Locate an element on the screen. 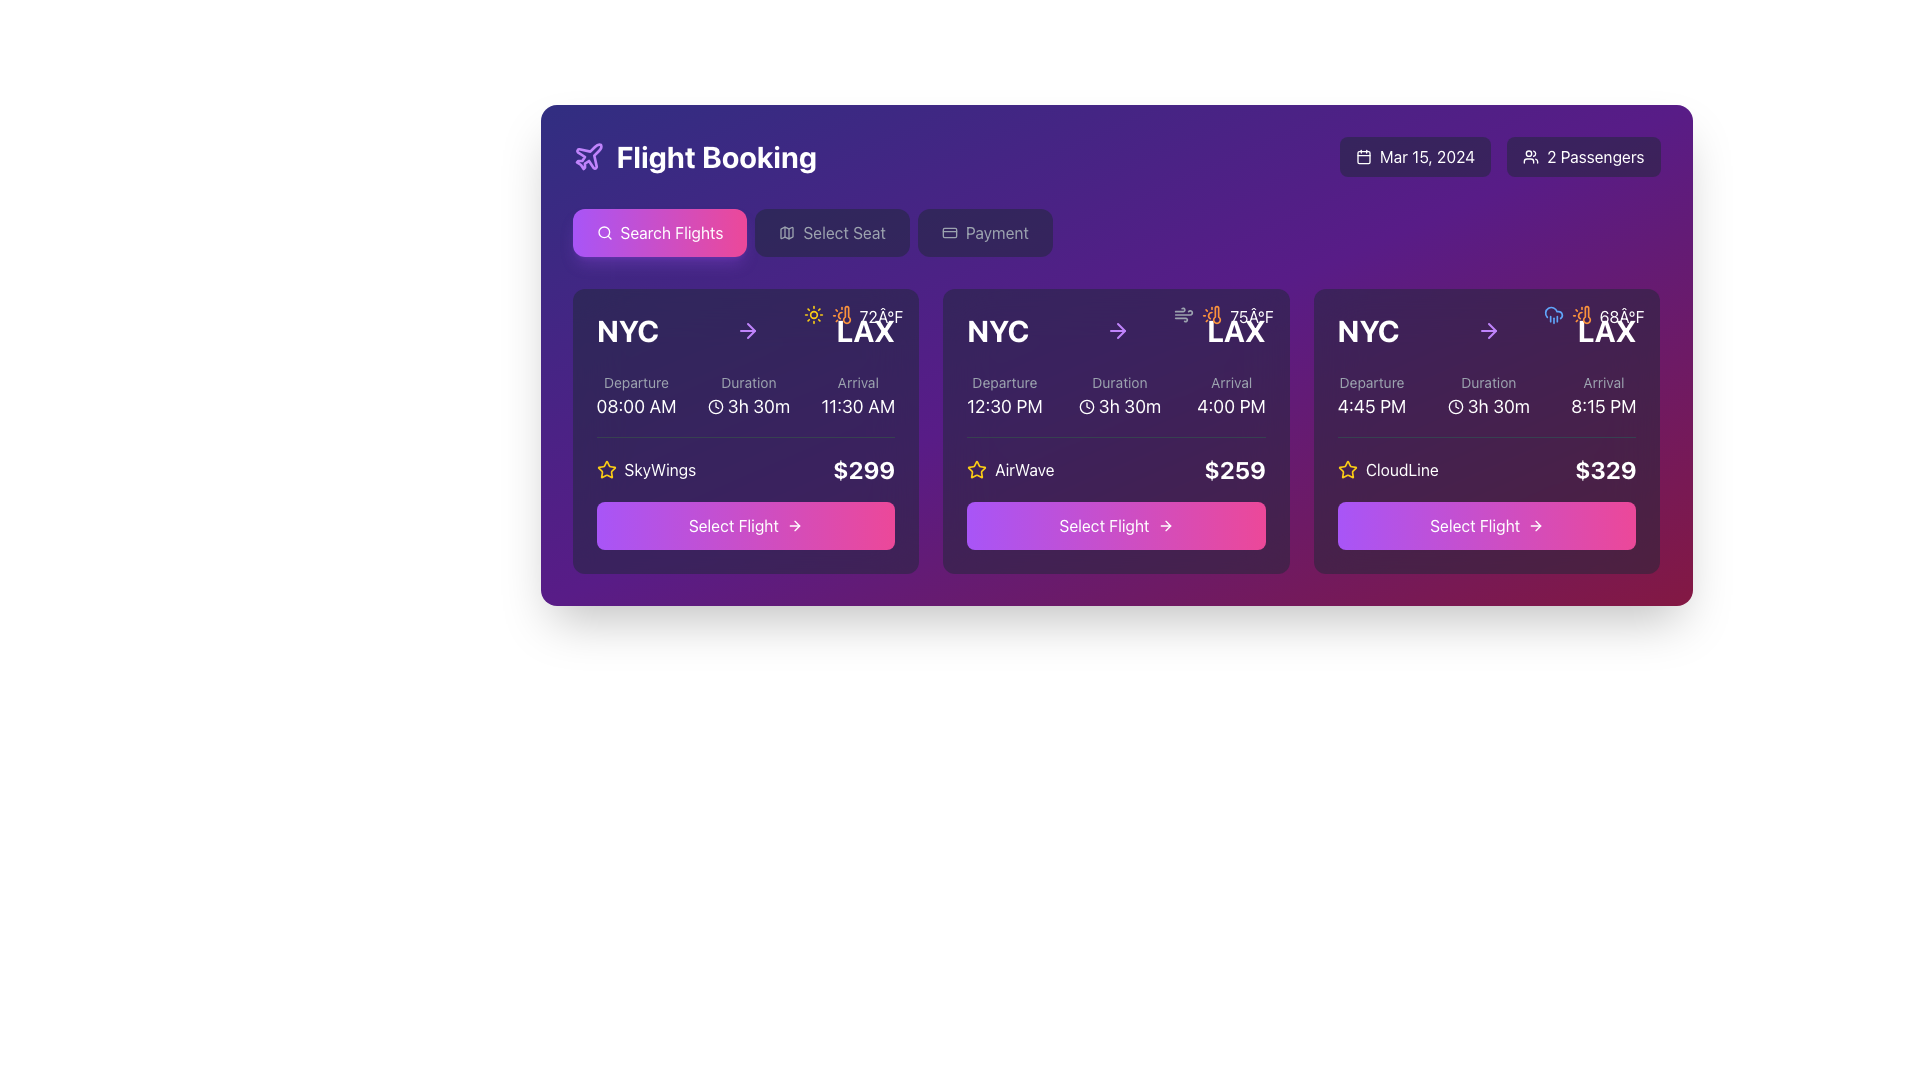 This screenshot has width=1920, height=1080. the Search Icon, which resembles a magnifying glass and is part of the 'Search Flights' button located at the top of the interface is located at coordinates (603, 231).